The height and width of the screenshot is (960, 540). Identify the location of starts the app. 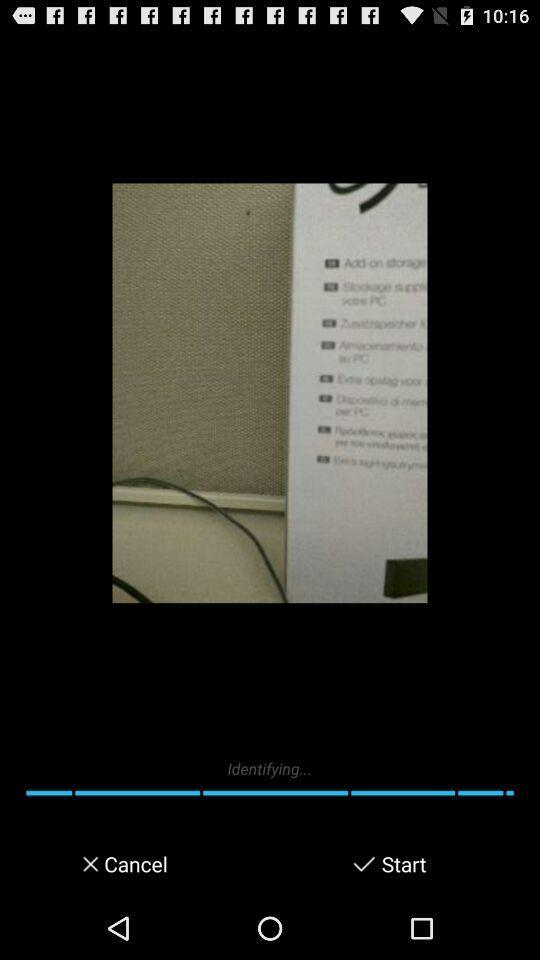
(363, 863).